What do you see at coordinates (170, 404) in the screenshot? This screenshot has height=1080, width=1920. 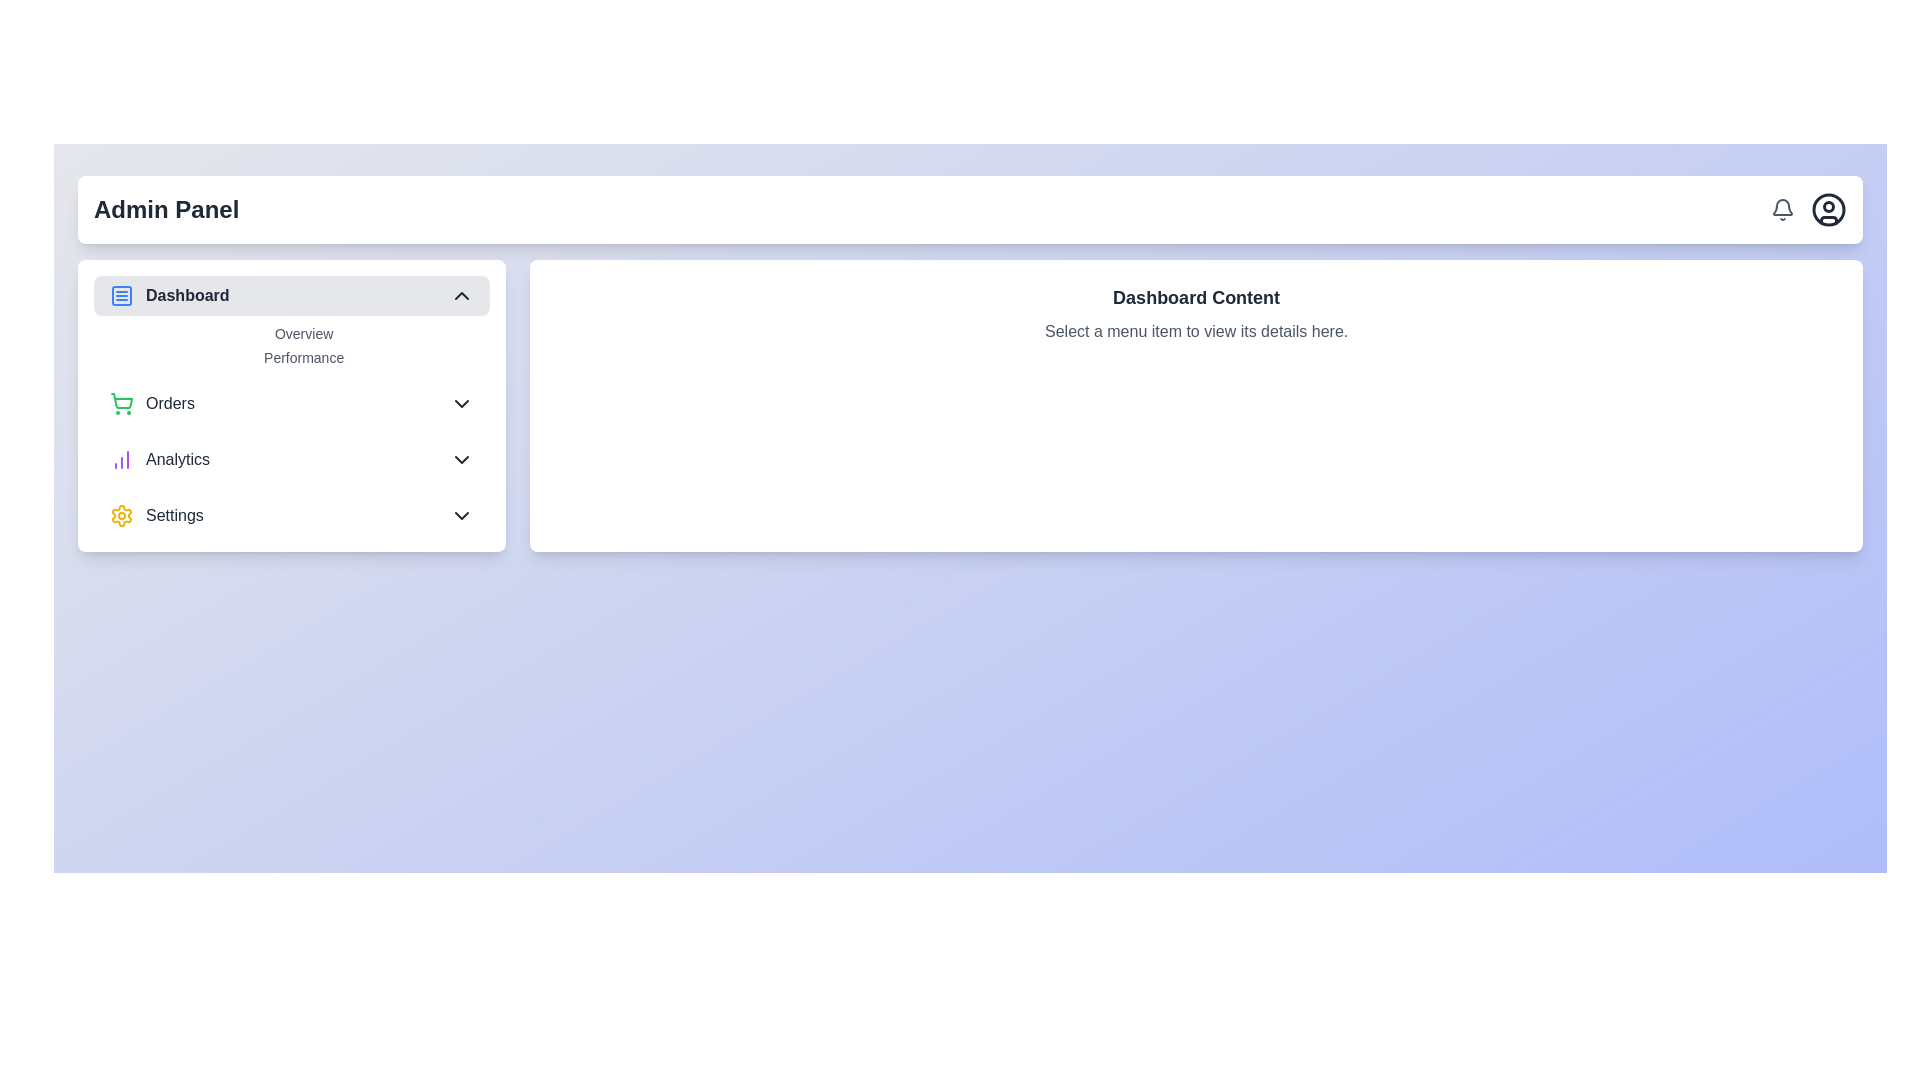 I see `the 'Orders' text label in the left-side menu under the 'Dashboard' section` at bounding box center [170, 404].